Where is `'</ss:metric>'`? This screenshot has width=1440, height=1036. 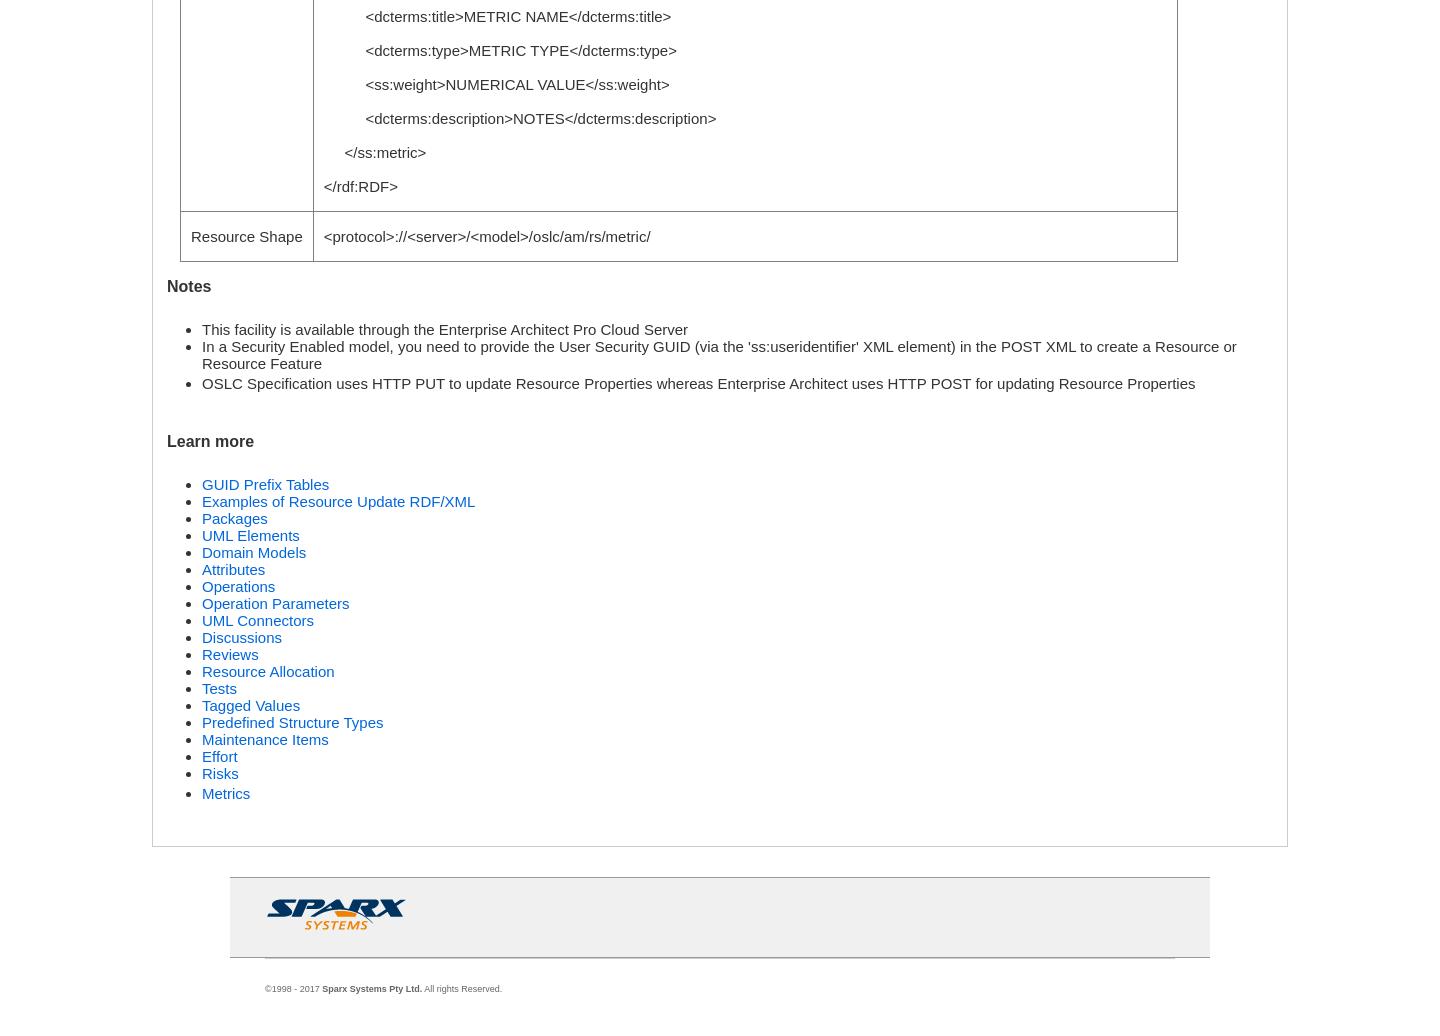
'</ss:metric>' is located at coordinates (373, 152).